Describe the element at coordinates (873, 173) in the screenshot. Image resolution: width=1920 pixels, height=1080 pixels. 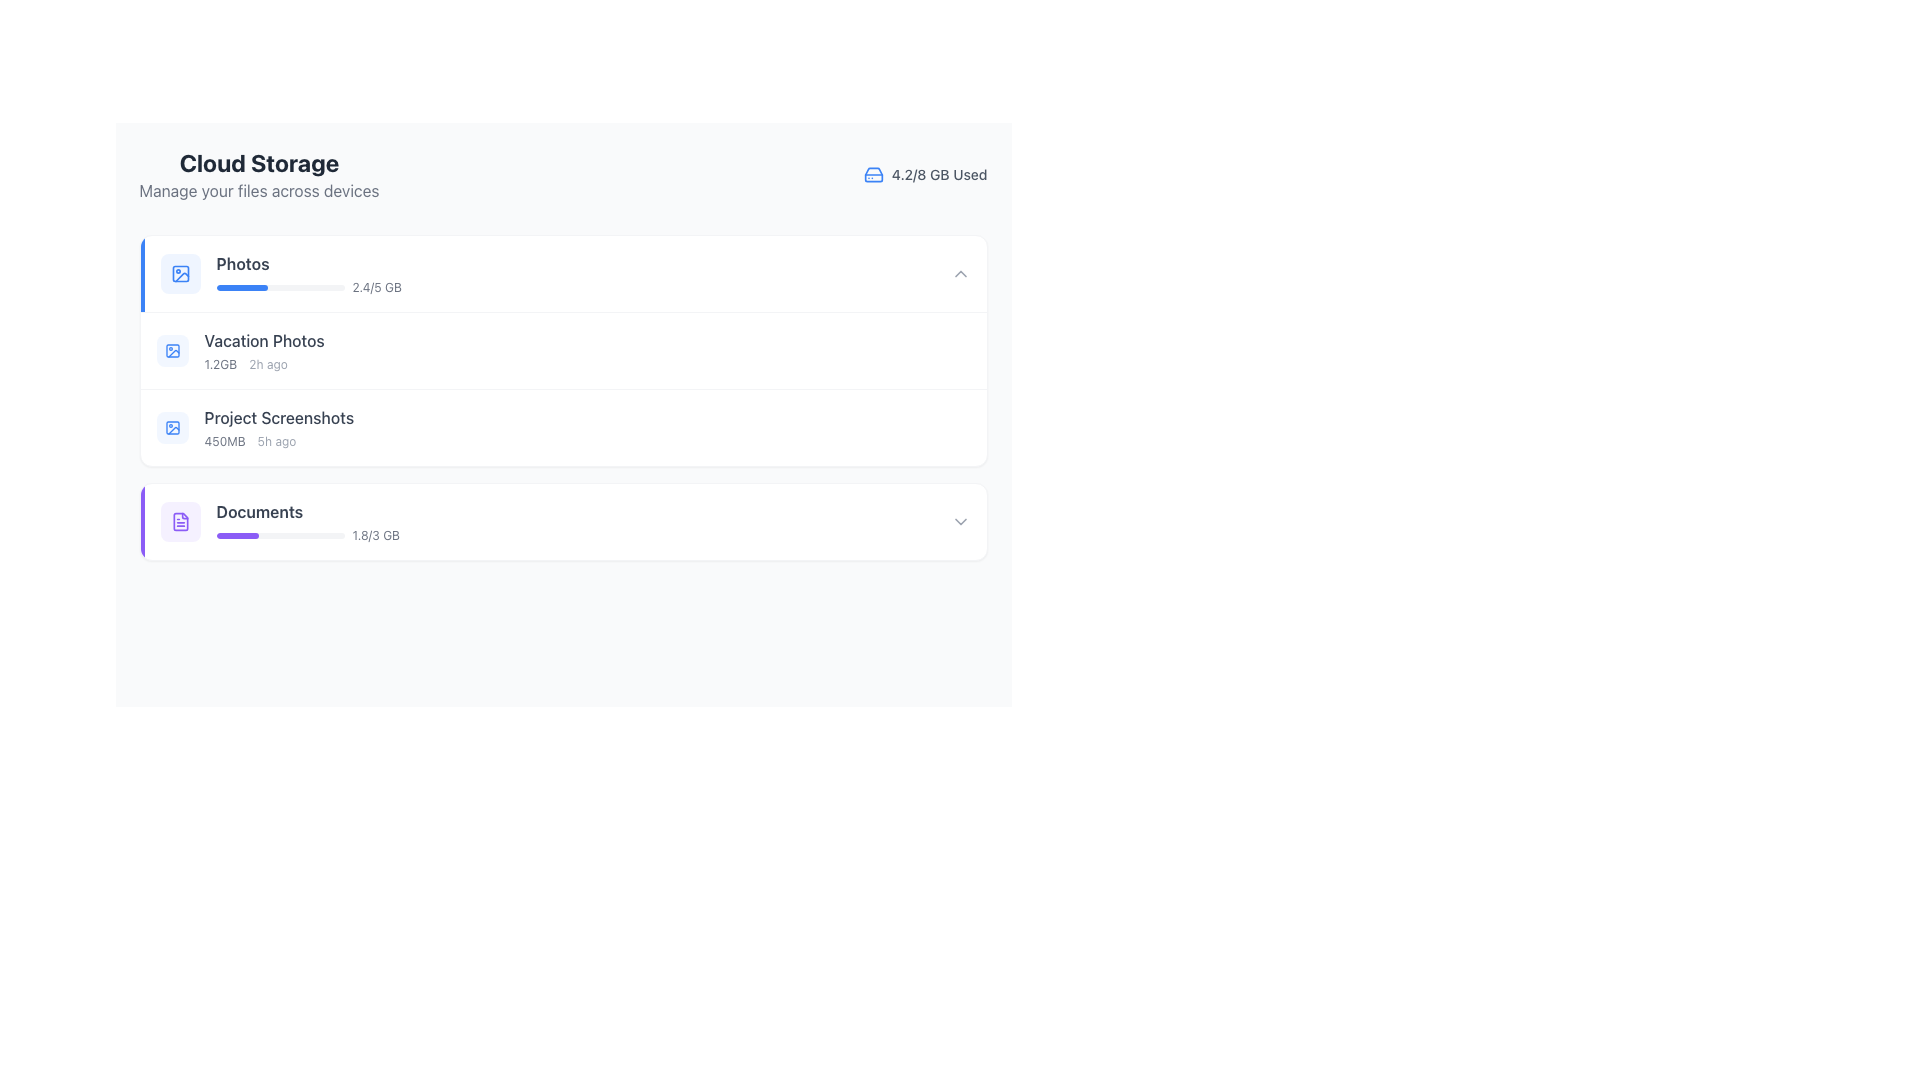
I see `the blue hard drive icon styled with minimalistic line-art design, located in the upper right corner of the interface next to the text '4.2/8 GB Used.'` at that location.